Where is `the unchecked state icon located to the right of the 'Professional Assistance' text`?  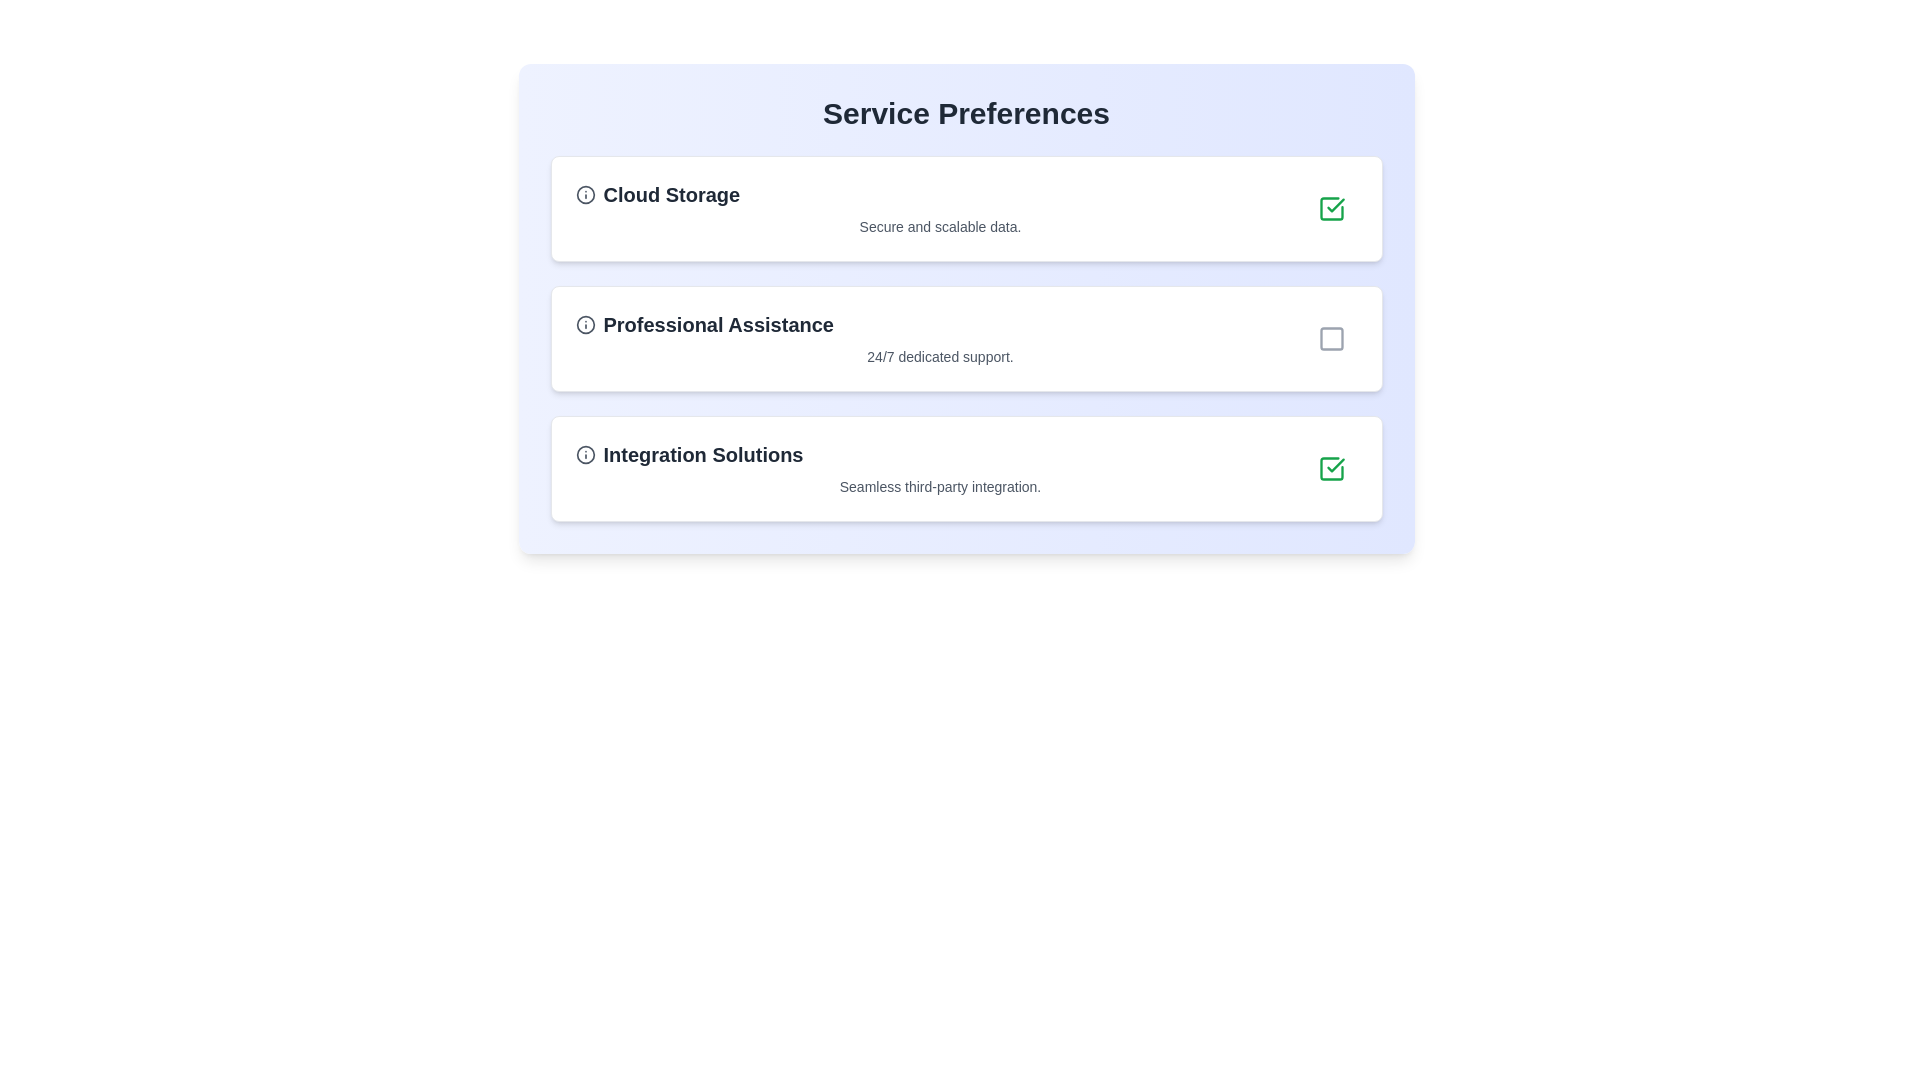
the unchecked state icon located to the right of the 'Professional Assistance' text is located at coordinates (1331, 338).